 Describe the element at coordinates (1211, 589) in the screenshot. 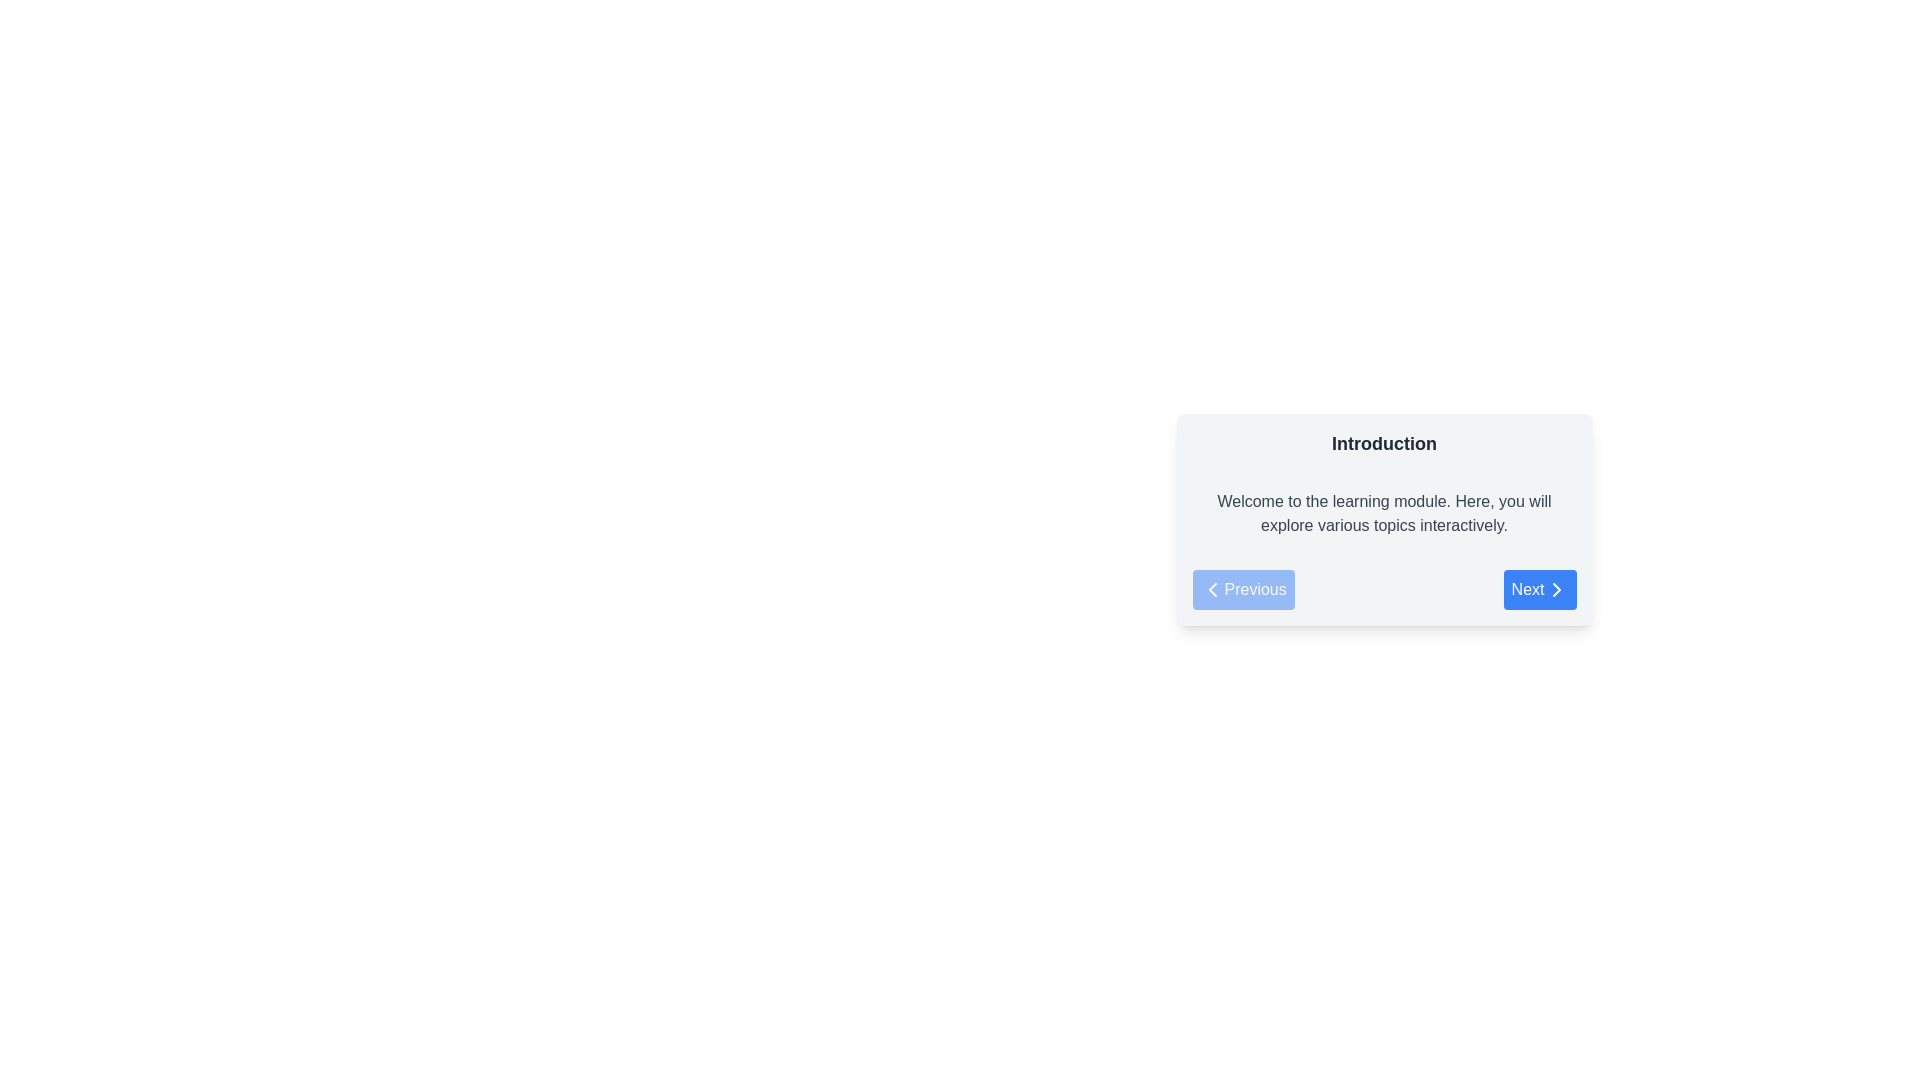

I see `the Icon (Chevron Left) which is located within the button labeled 'Previous', indicating its function to navigate to the previous step in the sequence` at that location.